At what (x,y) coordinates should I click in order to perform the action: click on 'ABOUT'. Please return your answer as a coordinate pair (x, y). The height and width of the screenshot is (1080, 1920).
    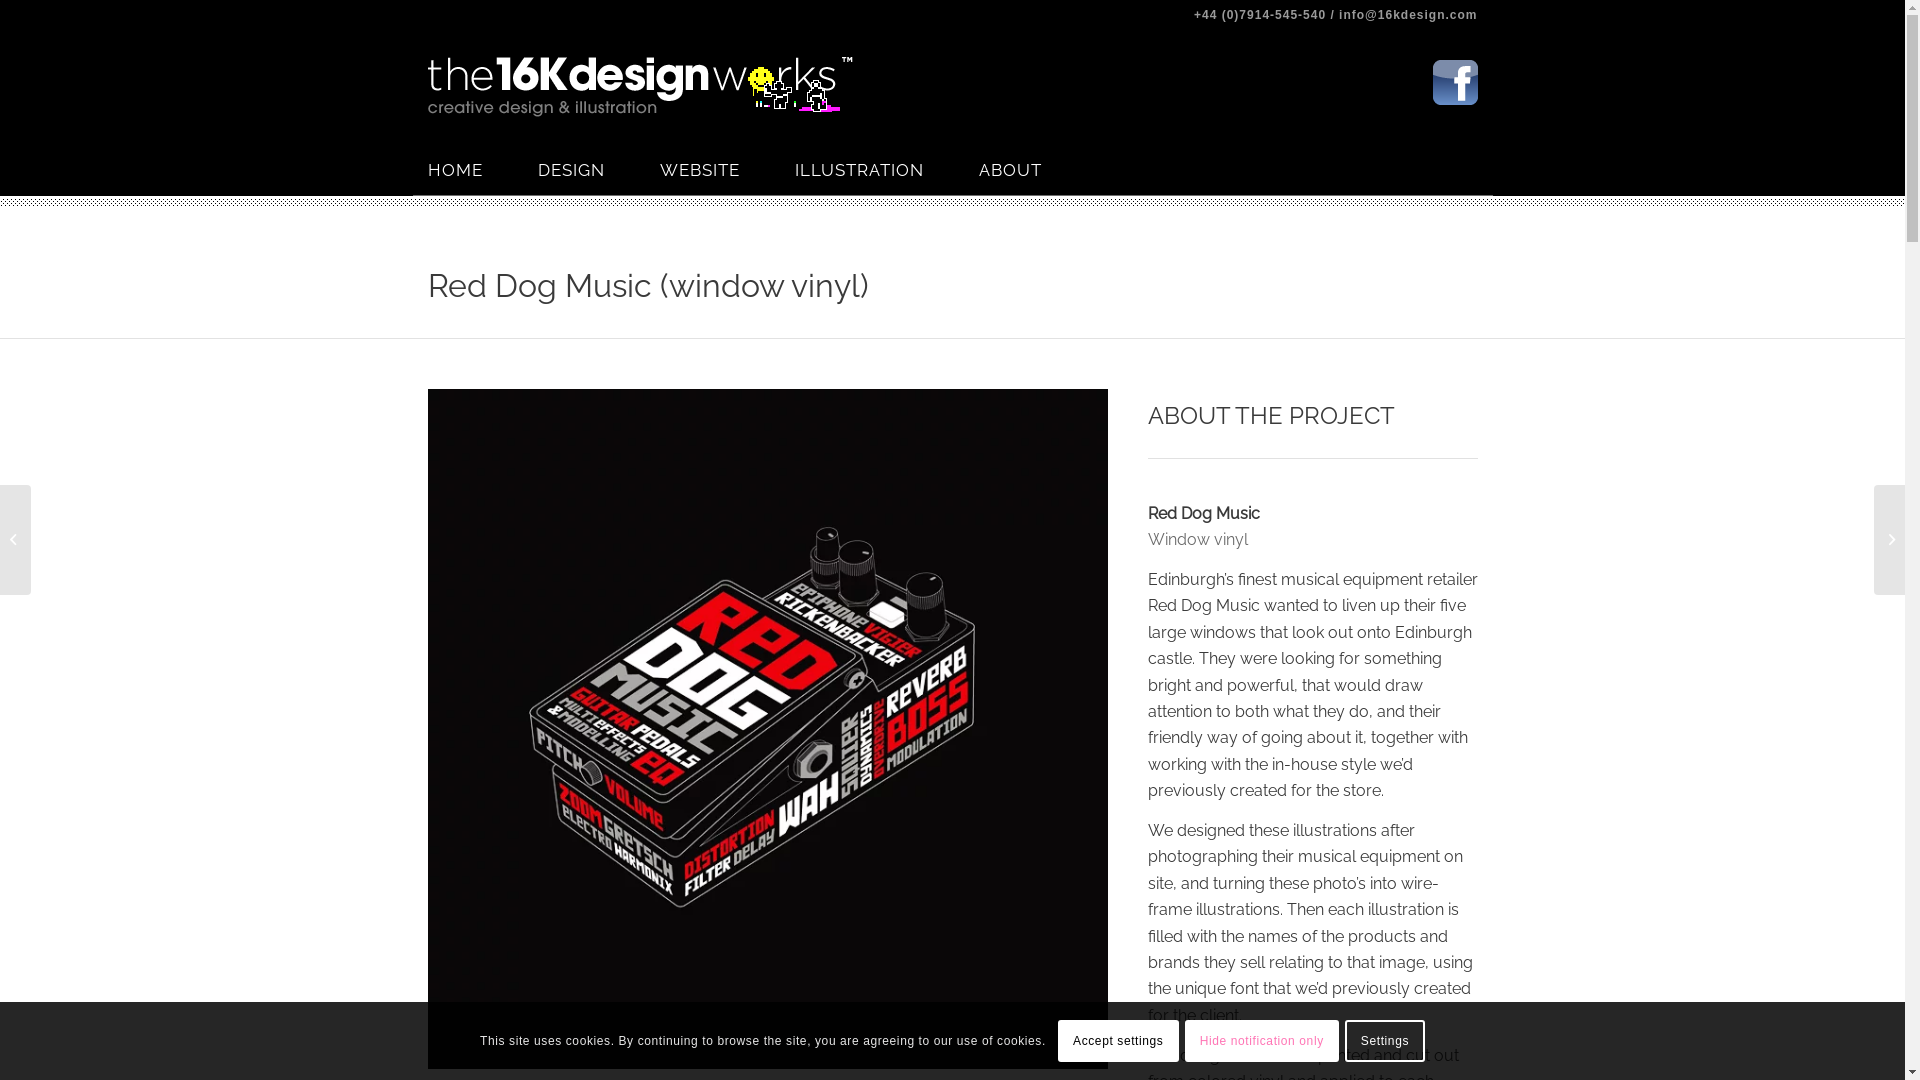
    Looking at the image, I should click on (1036, 168).